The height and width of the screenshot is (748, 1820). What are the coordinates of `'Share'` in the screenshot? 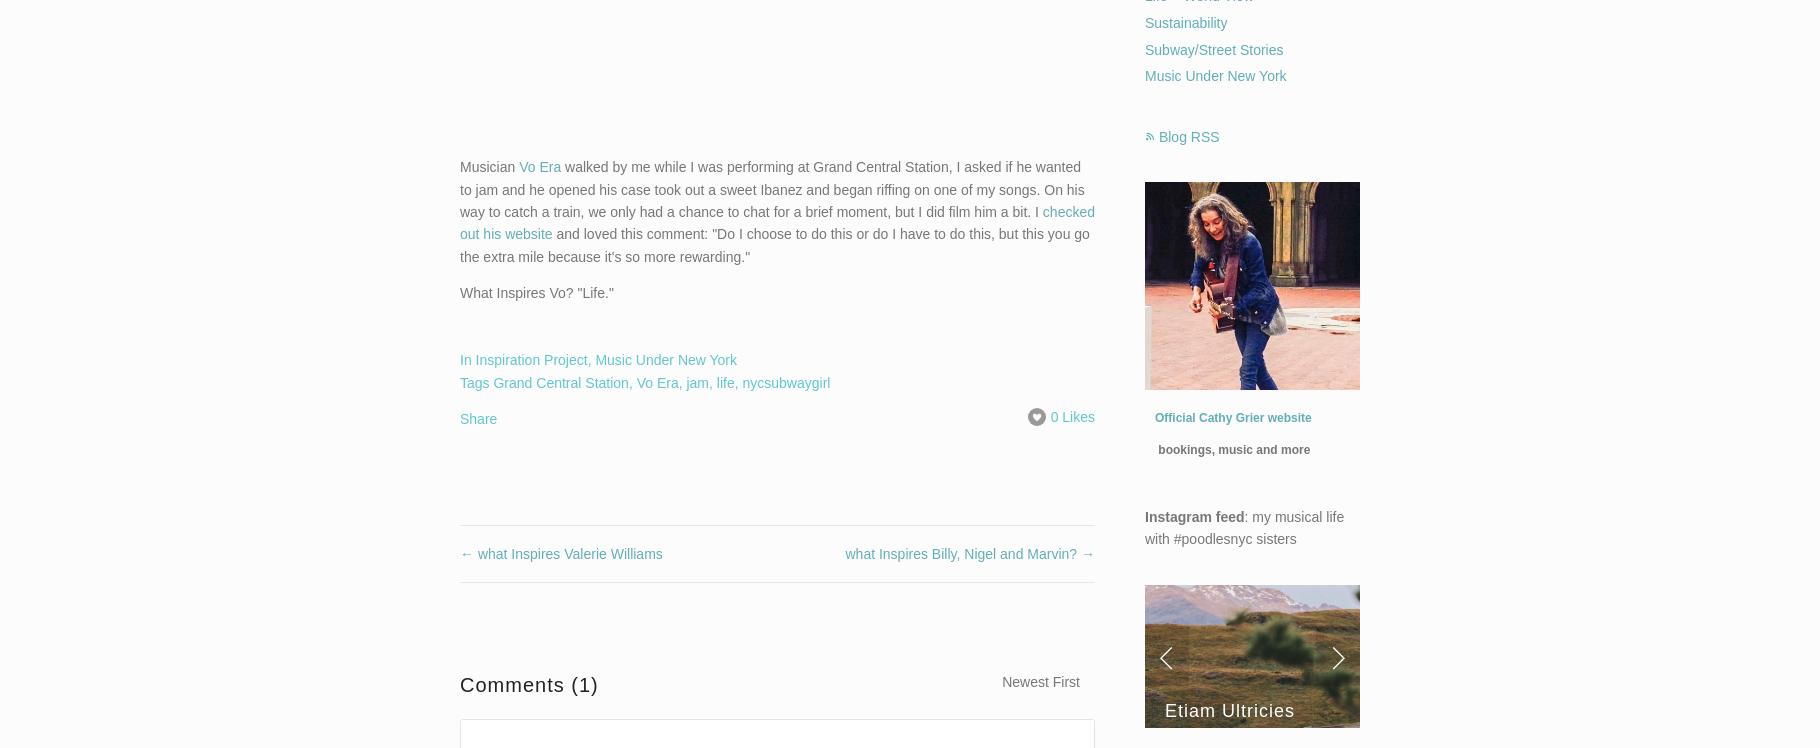 It's located at (478, 419).